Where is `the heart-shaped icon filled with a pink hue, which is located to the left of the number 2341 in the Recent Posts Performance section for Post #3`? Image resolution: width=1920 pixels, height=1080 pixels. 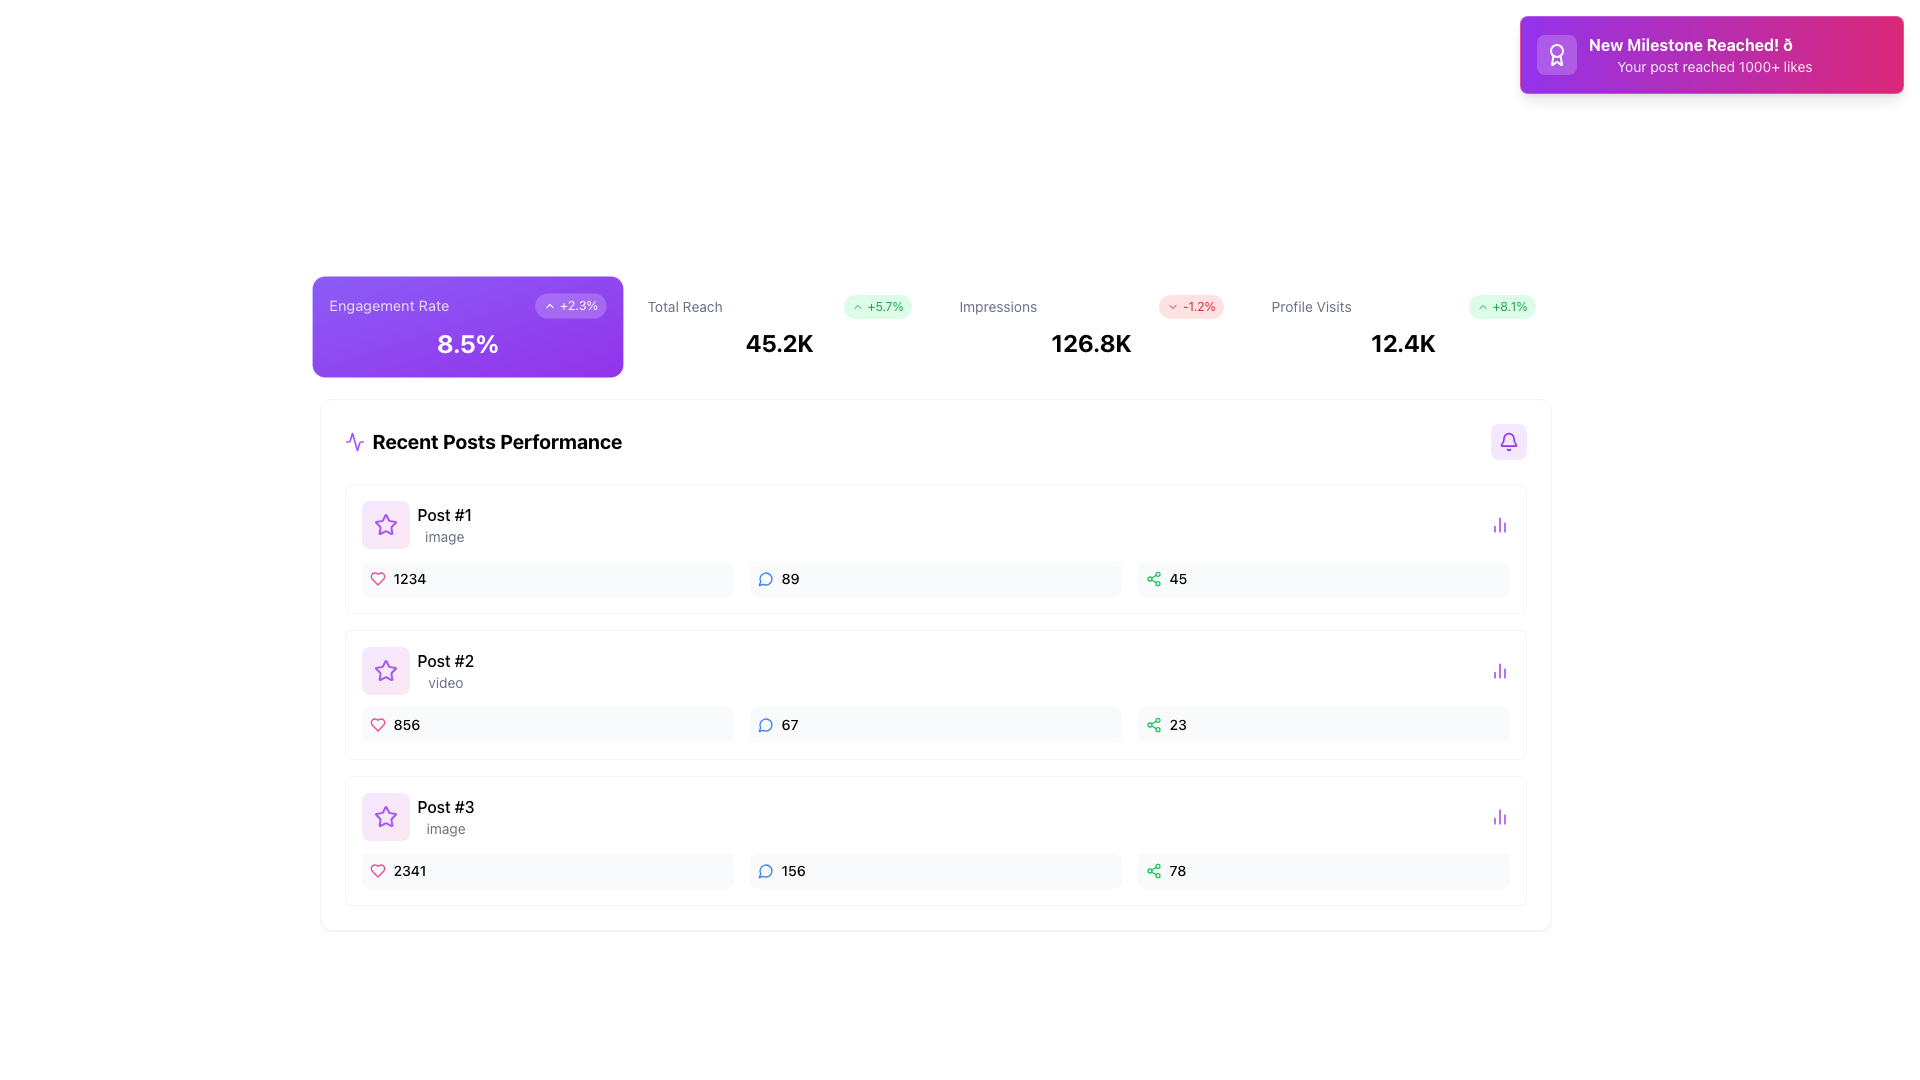
the heart-shaped icon filled with a pink hue, which is located to the left of the number 2341 in the Recent Posts Performance section for Post #3 is located at coordinates (377, 870).